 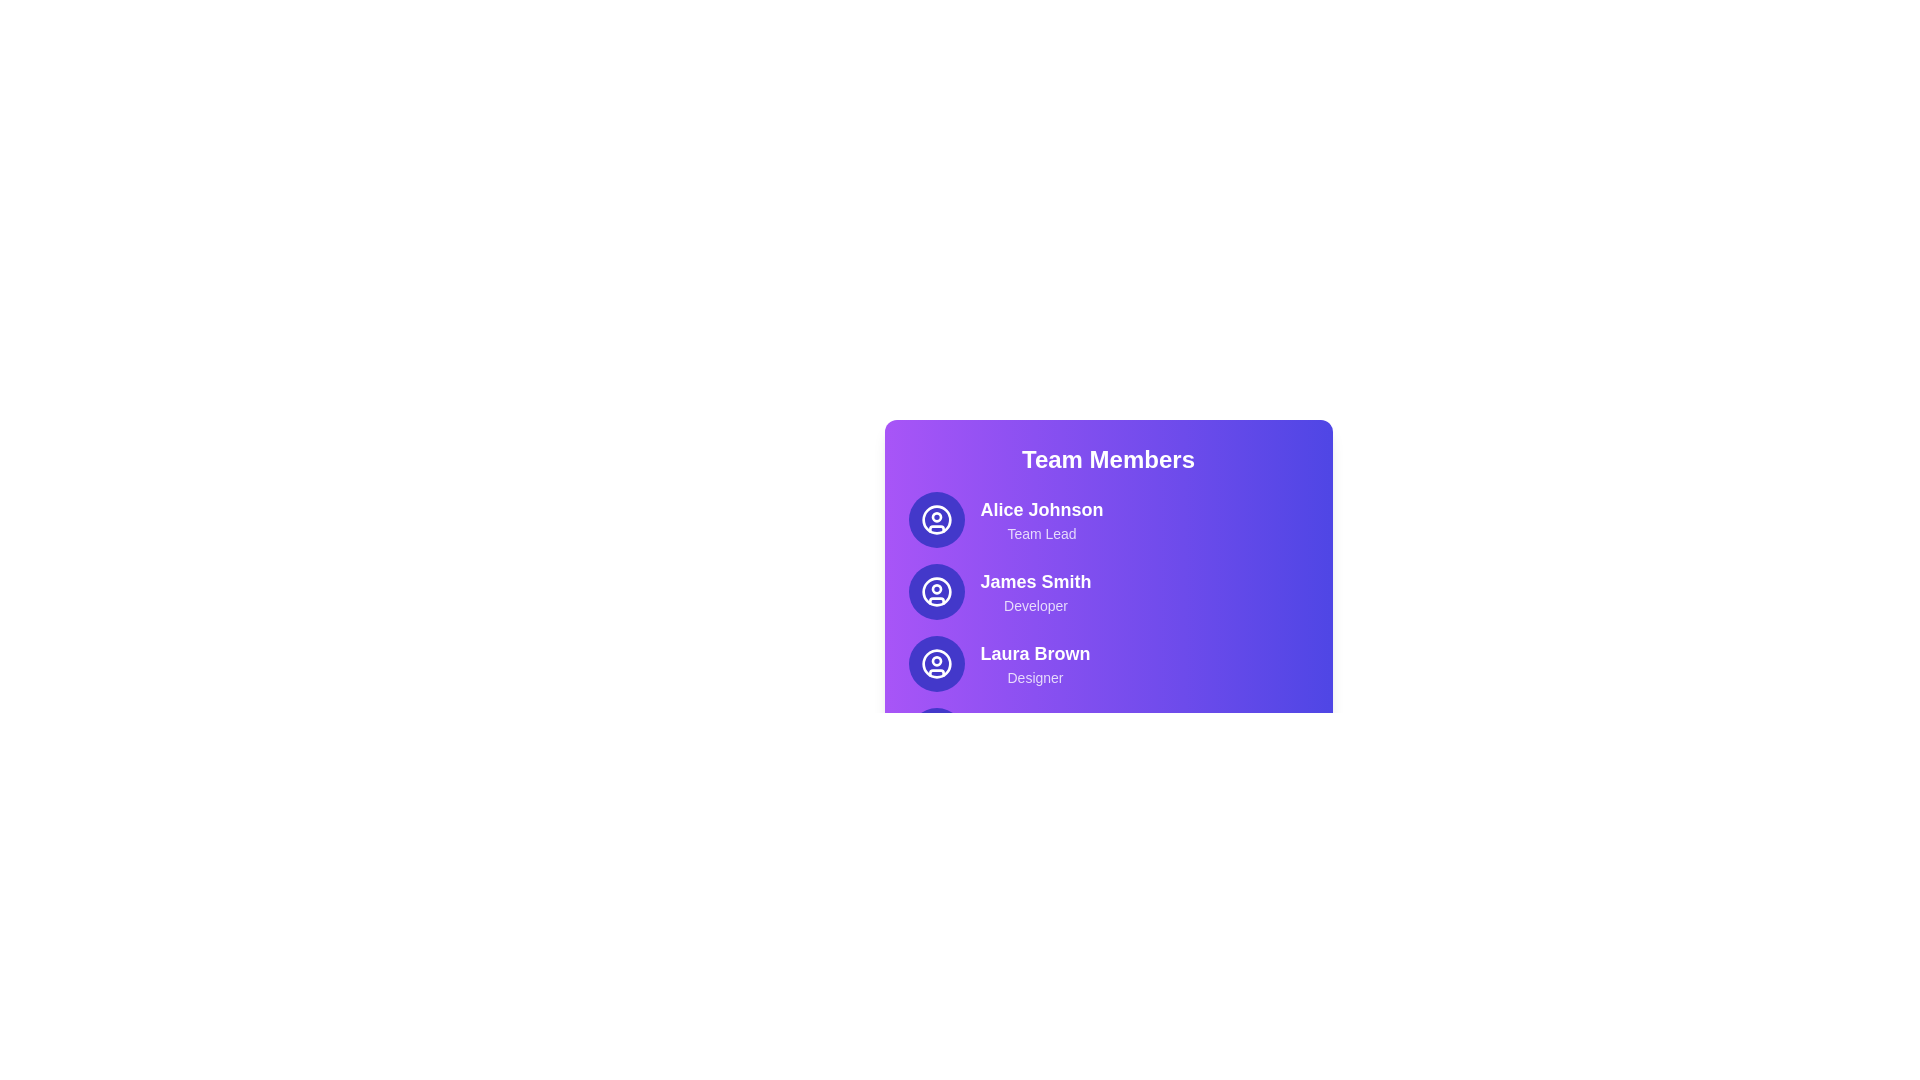 What do you see at coordinates (935, 519) in the screenshot?
I see `the profile picture icon representing user 'Alice Johnson' in the 'Team Members' section` at bounding box center [935, 519].